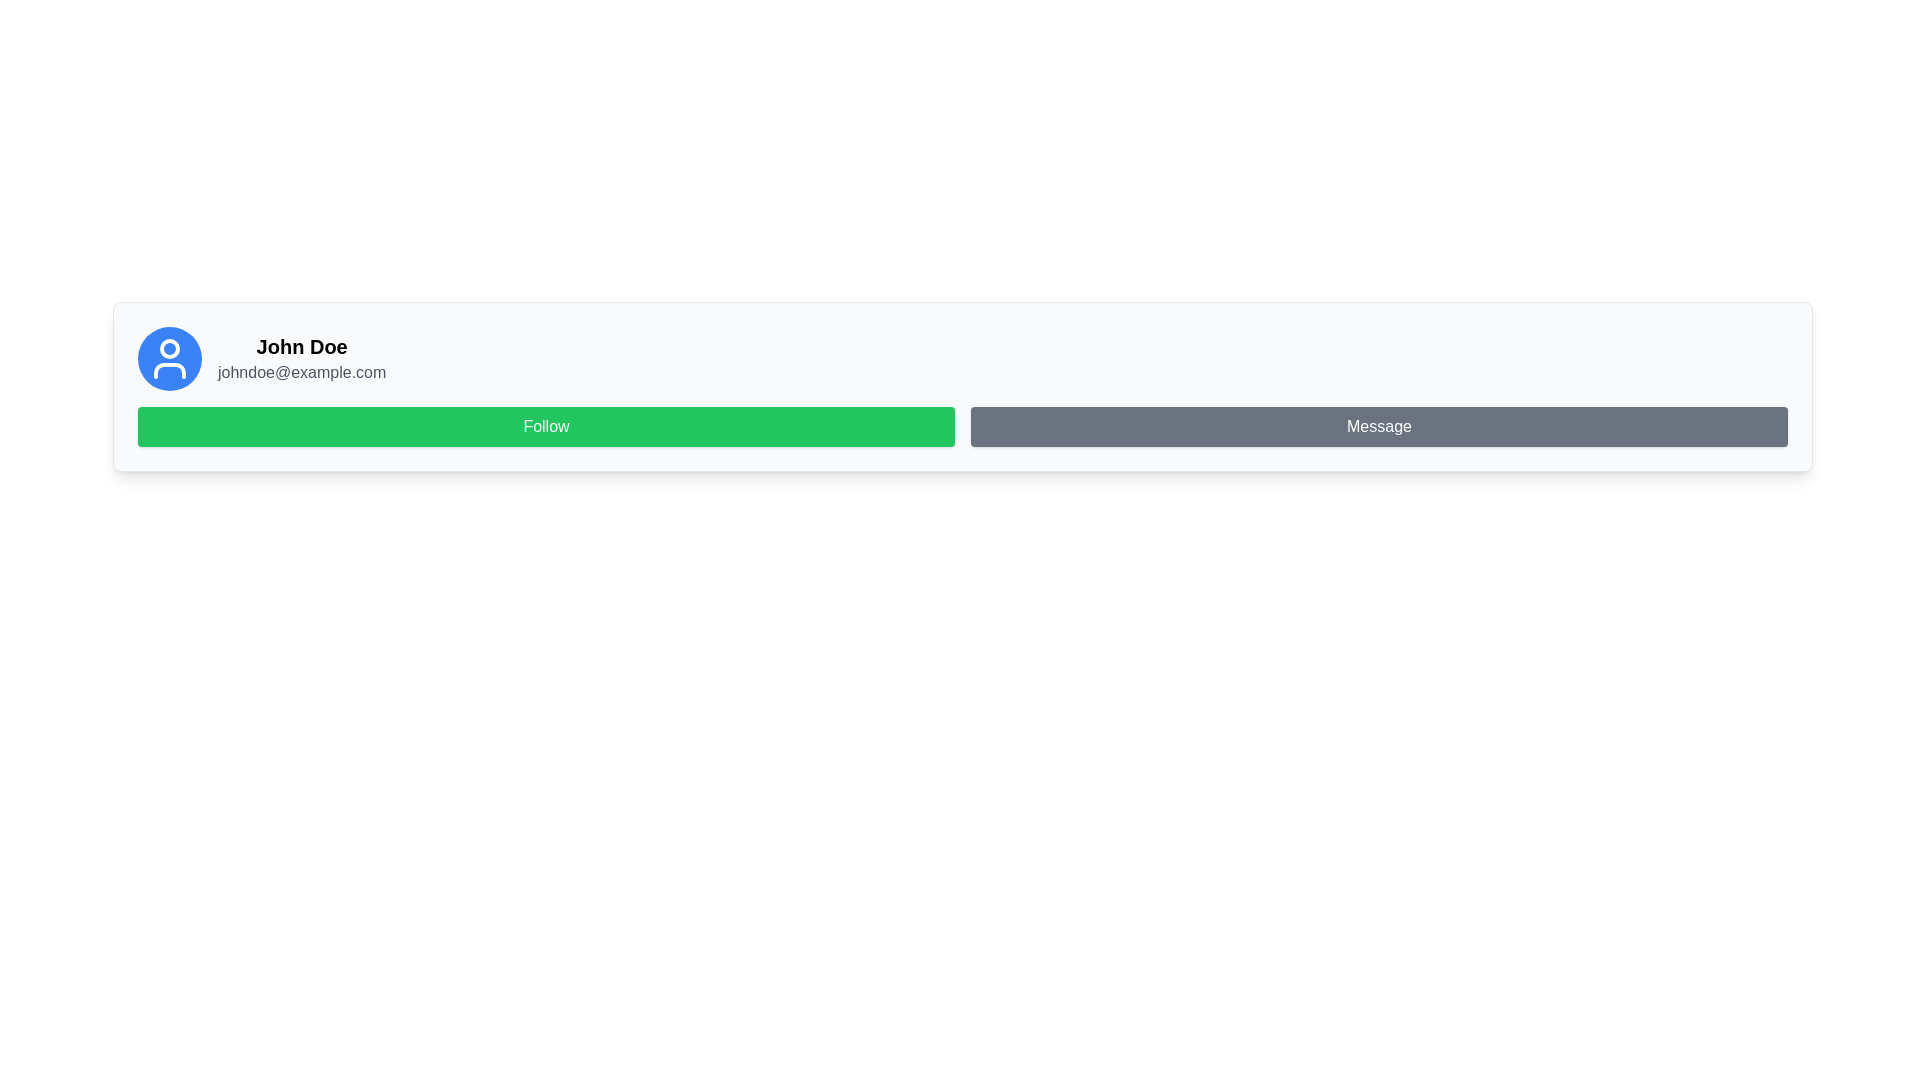  What do you see at coordinates (169, 347) in the screenshot?
I see `the small circle inside the user profile icon, which has white outlines on a blue background` at bounding box center [169, 347].